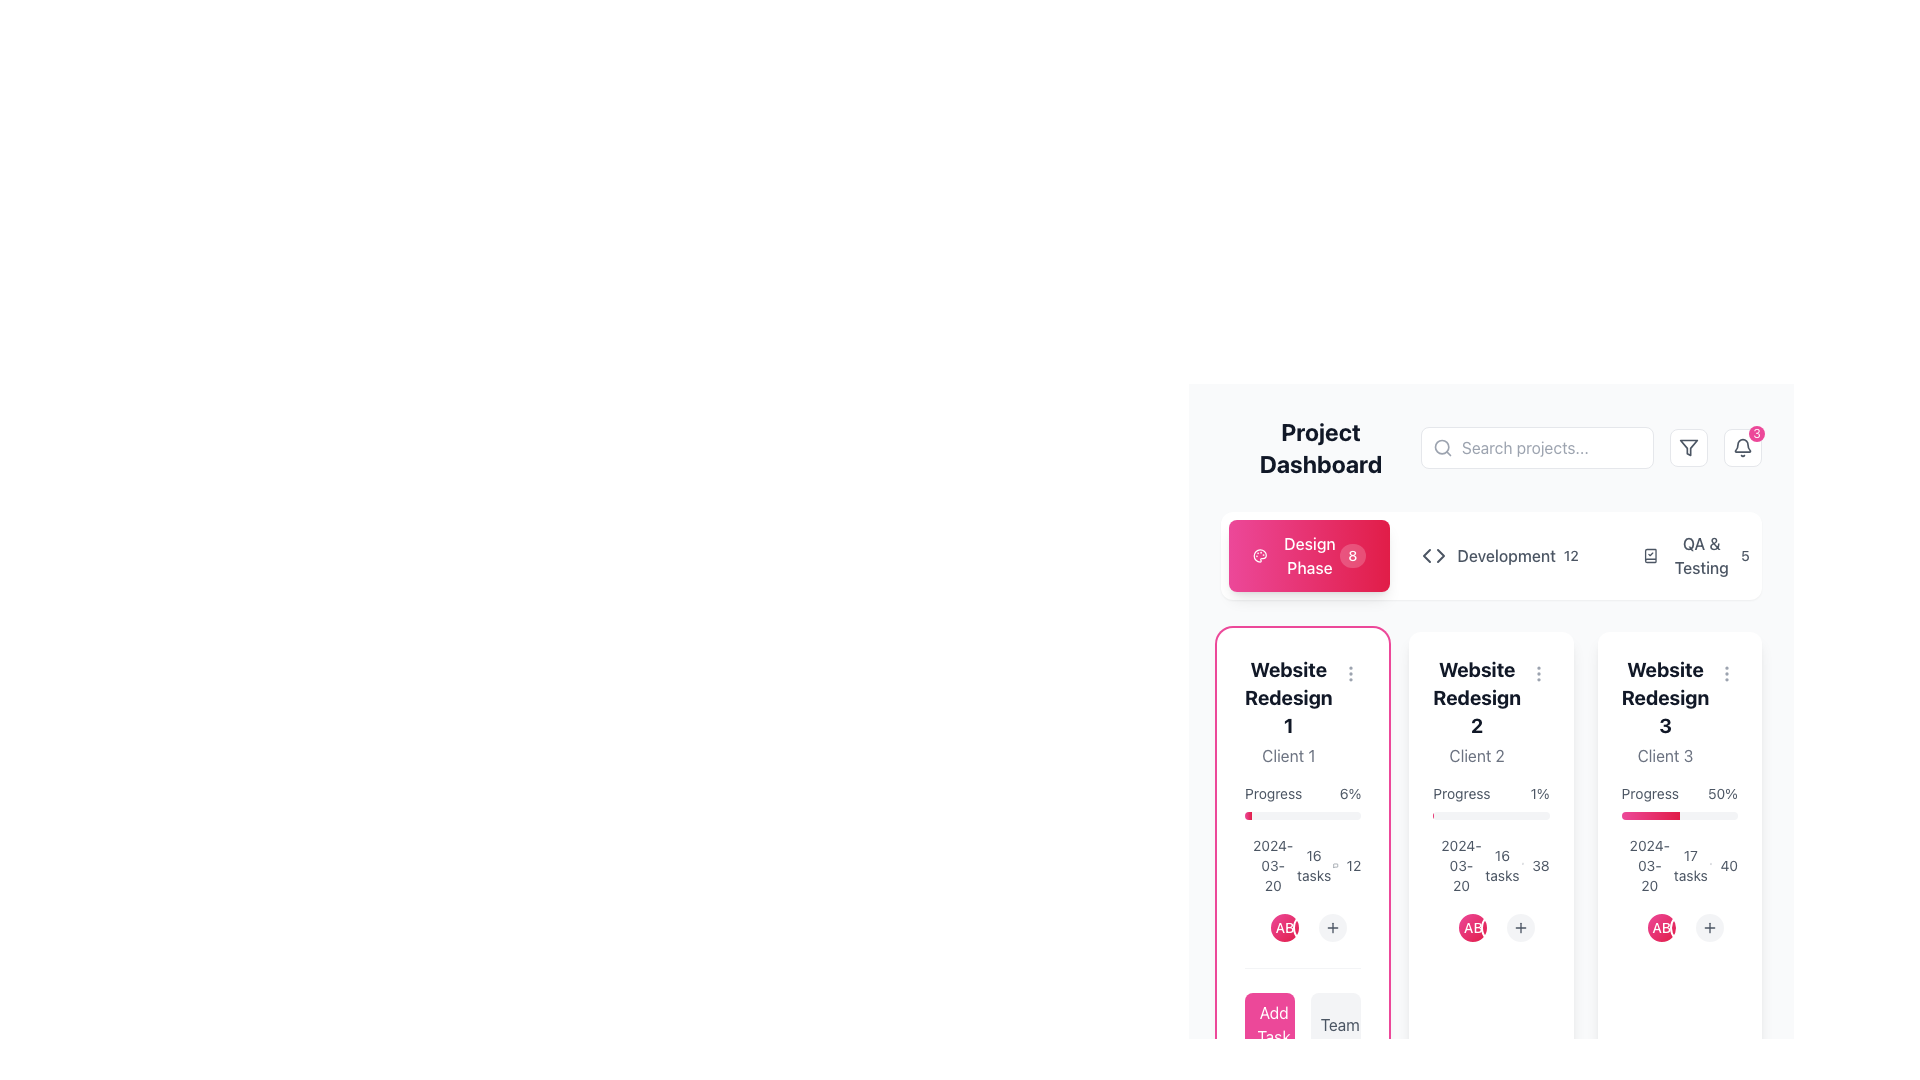  Describe the element at coordinates (1538, 674) in the screenshot. I see `the vertical ellipsis icon button located in the top-right corner of the 'Website Redesign 2' card` at that location.